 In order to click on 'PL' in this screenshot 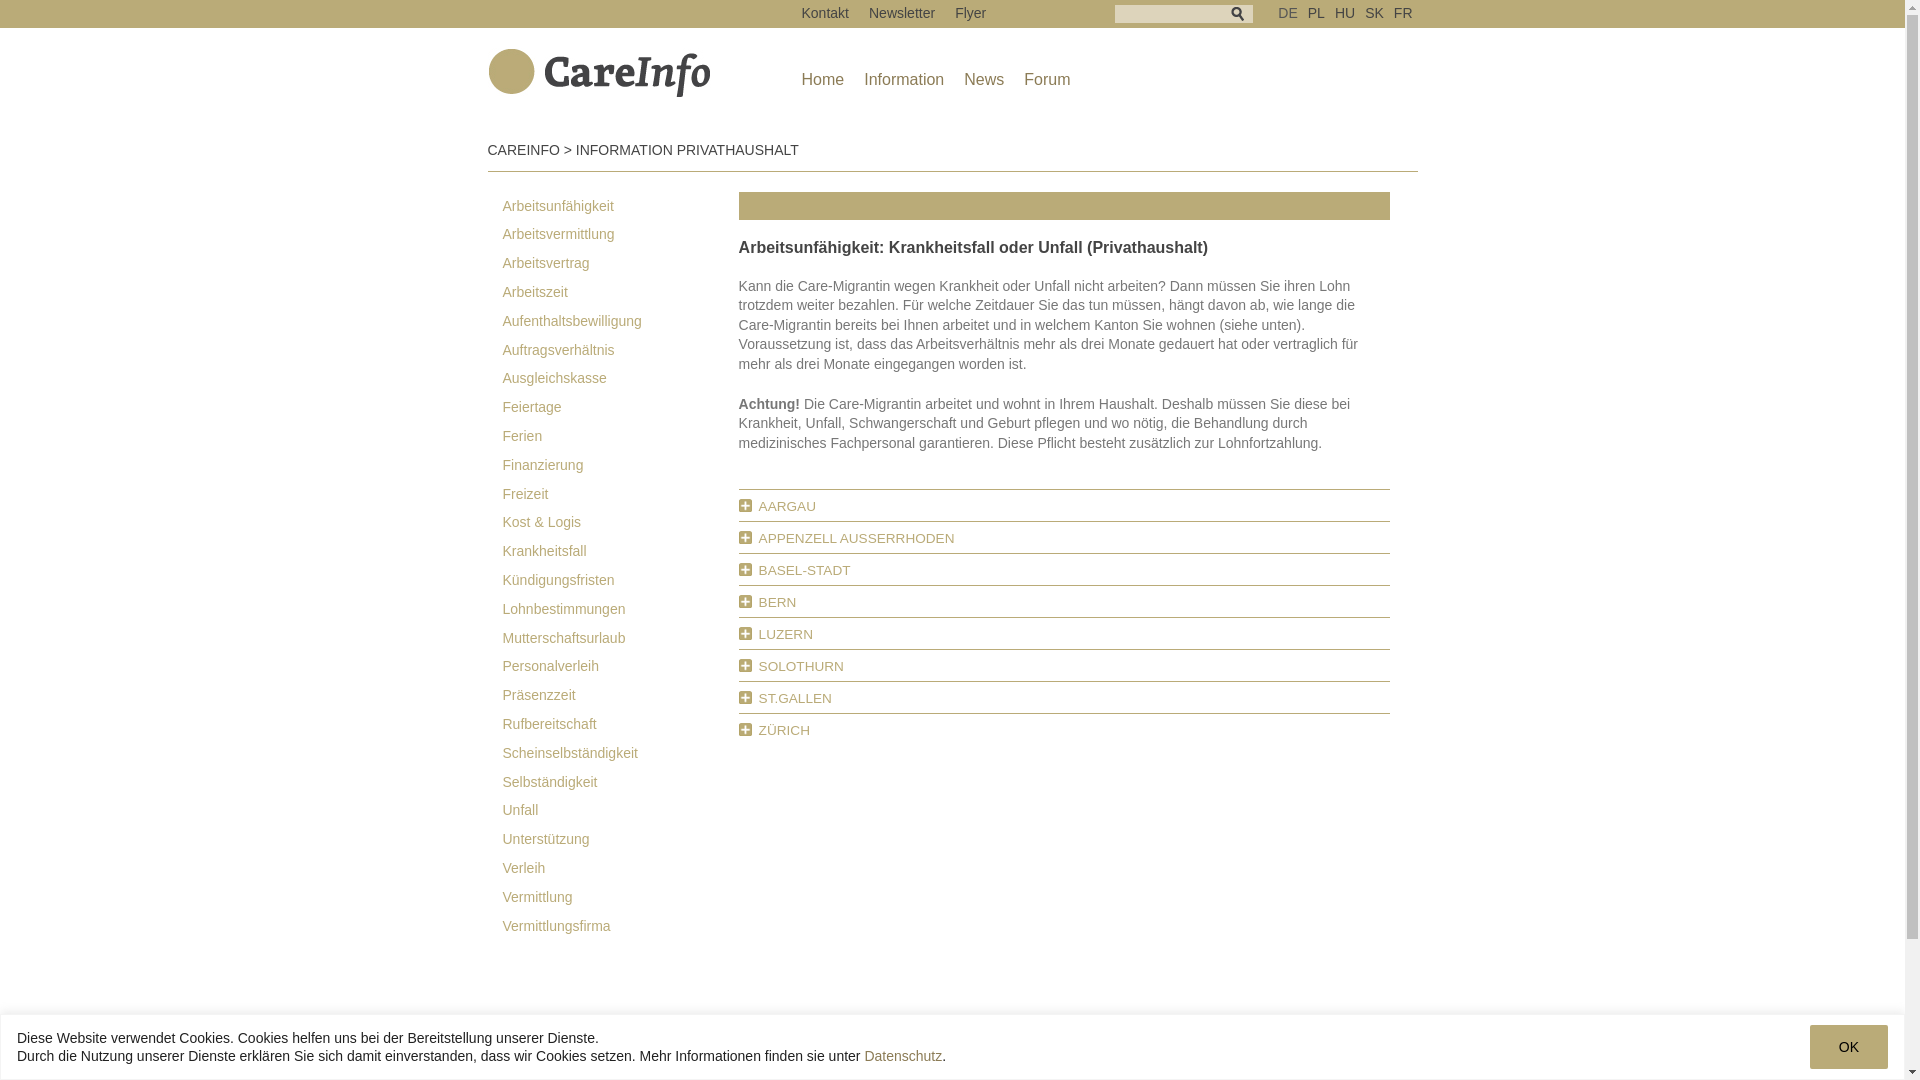, I will do `click(1316, 12)`.